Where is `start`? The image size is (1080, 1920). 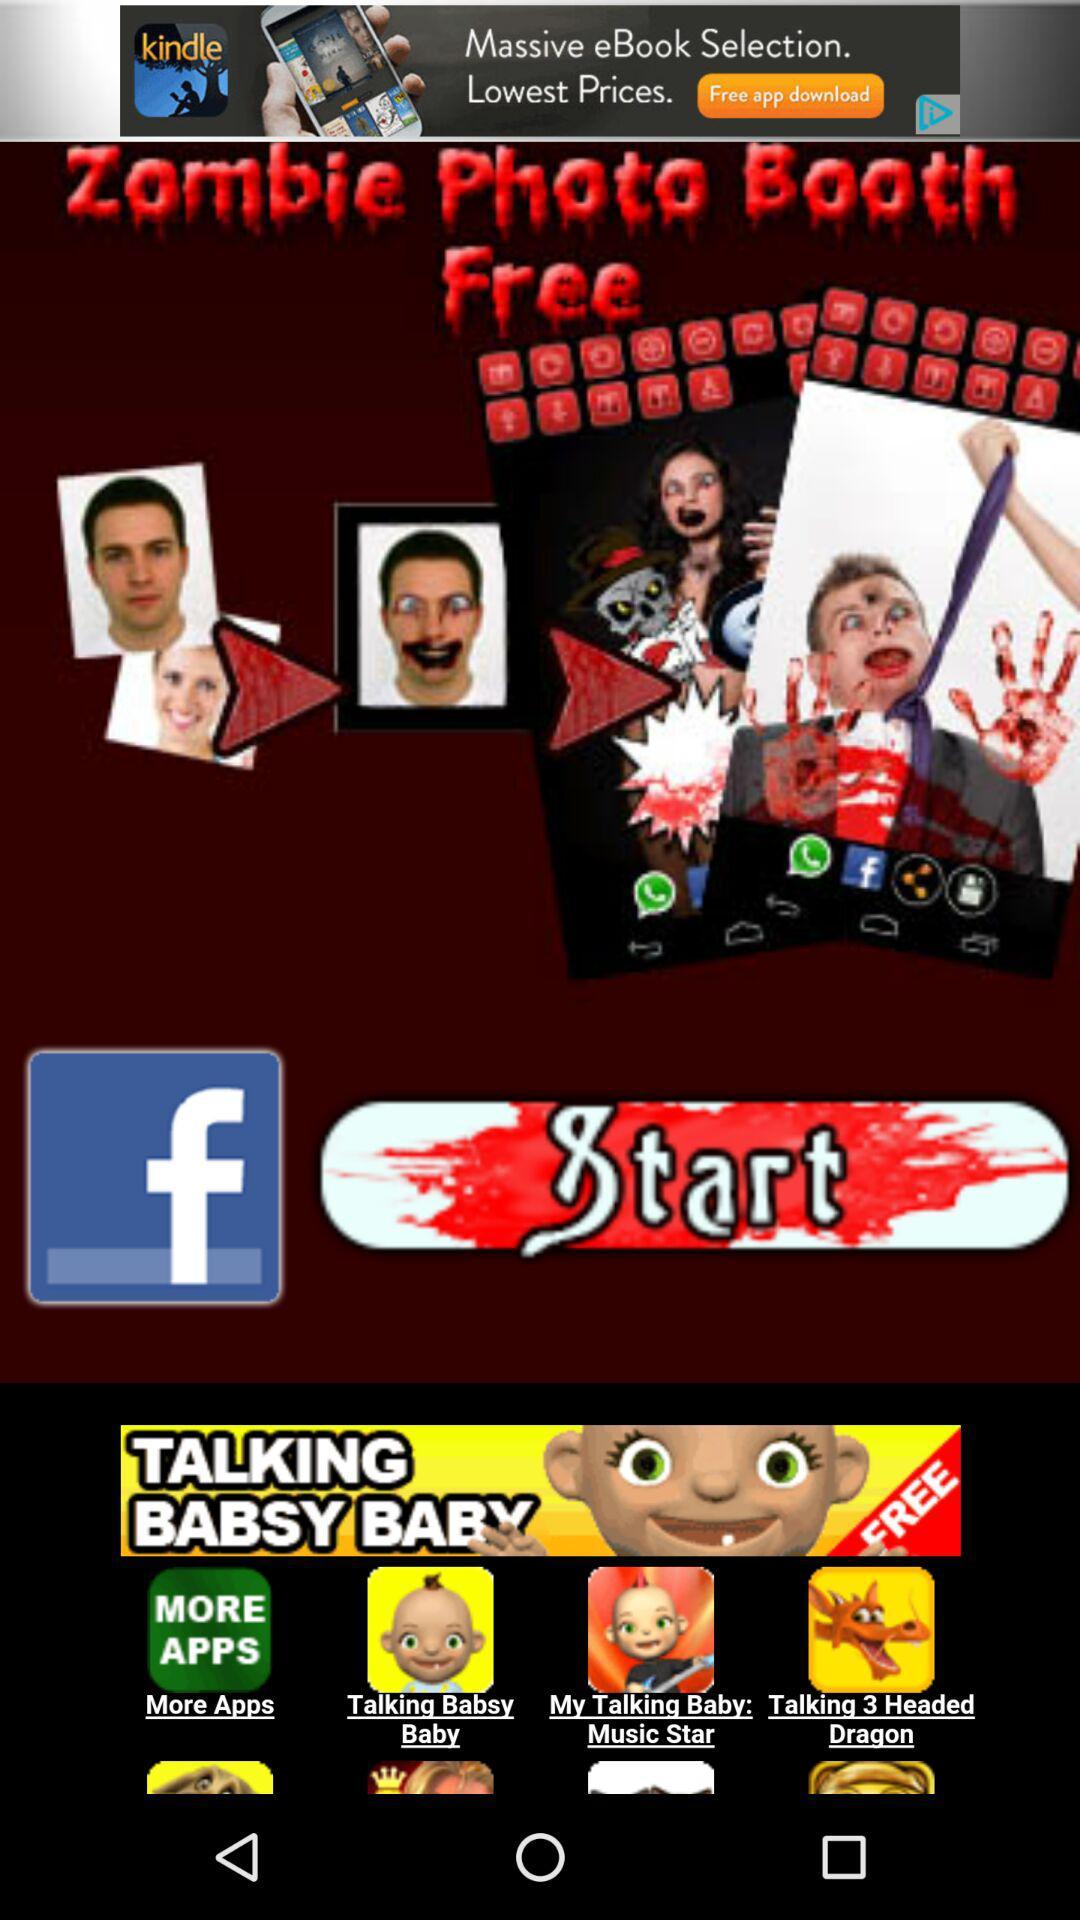 start is located at coordinates (693, 1177).